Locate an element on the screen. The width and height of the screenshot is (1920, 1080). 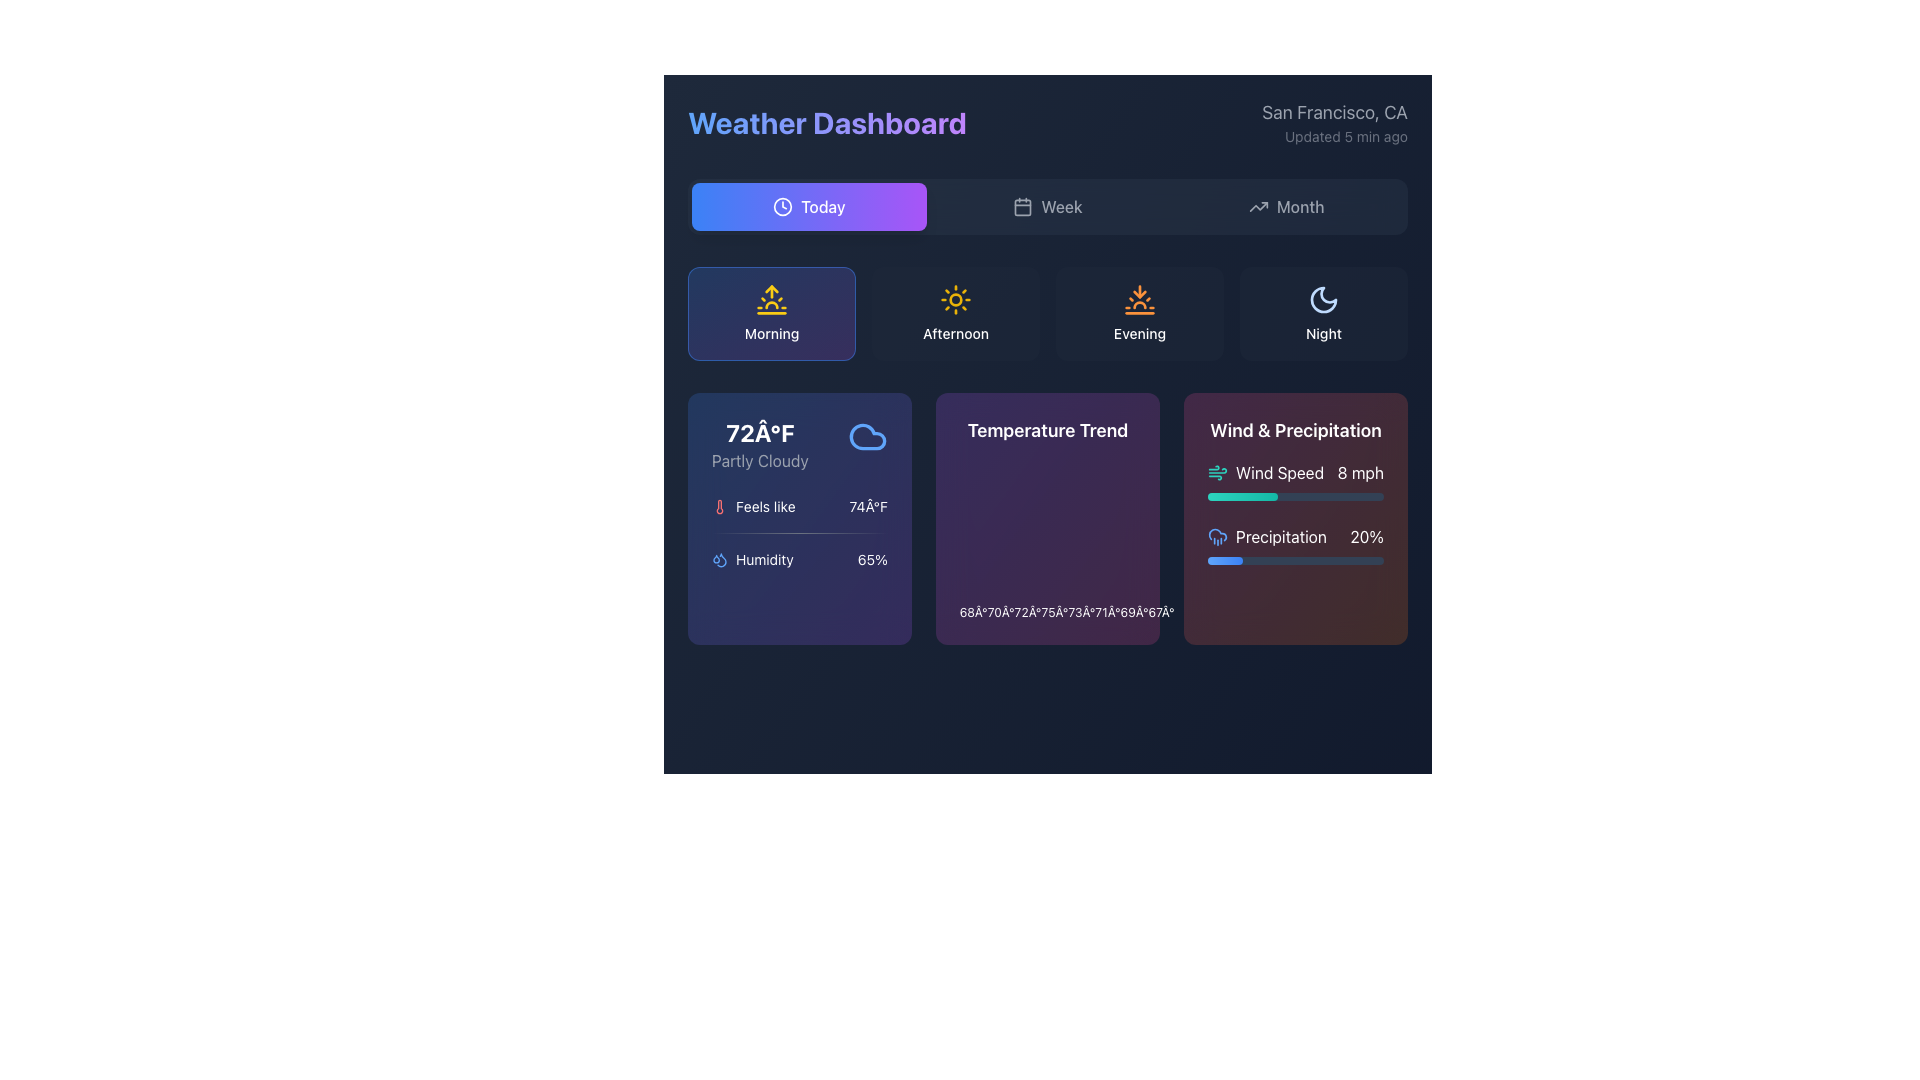
text displayed in the 'Morning' label, which is a white text label against a dark blue background, located beneath a sunrise icon in the weather dashboard is located at coordinates (771, 333).